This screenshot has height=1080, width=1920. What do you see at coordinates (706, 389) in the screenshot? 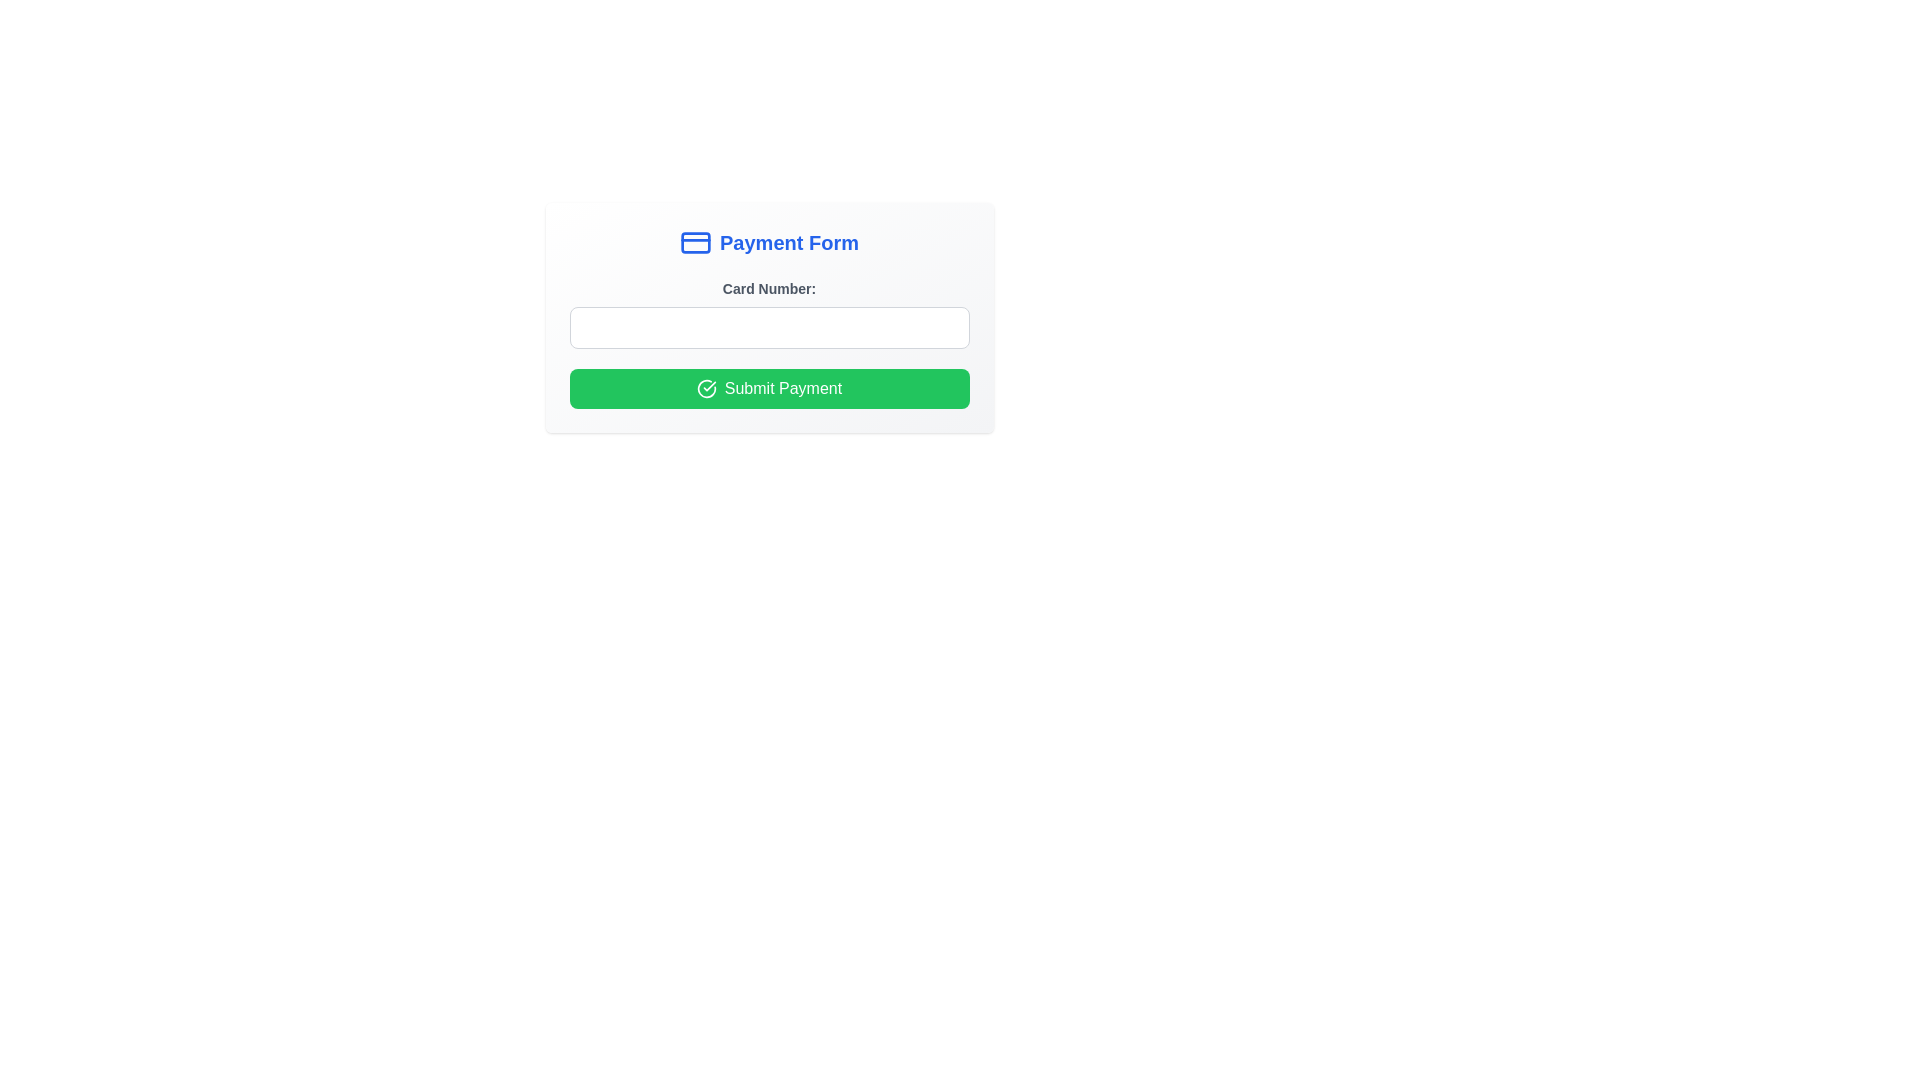
I see `the confirmation icon located on the left side of the 'Submit Payment' button to initiate the payment process` at bounding box center [706, 389].